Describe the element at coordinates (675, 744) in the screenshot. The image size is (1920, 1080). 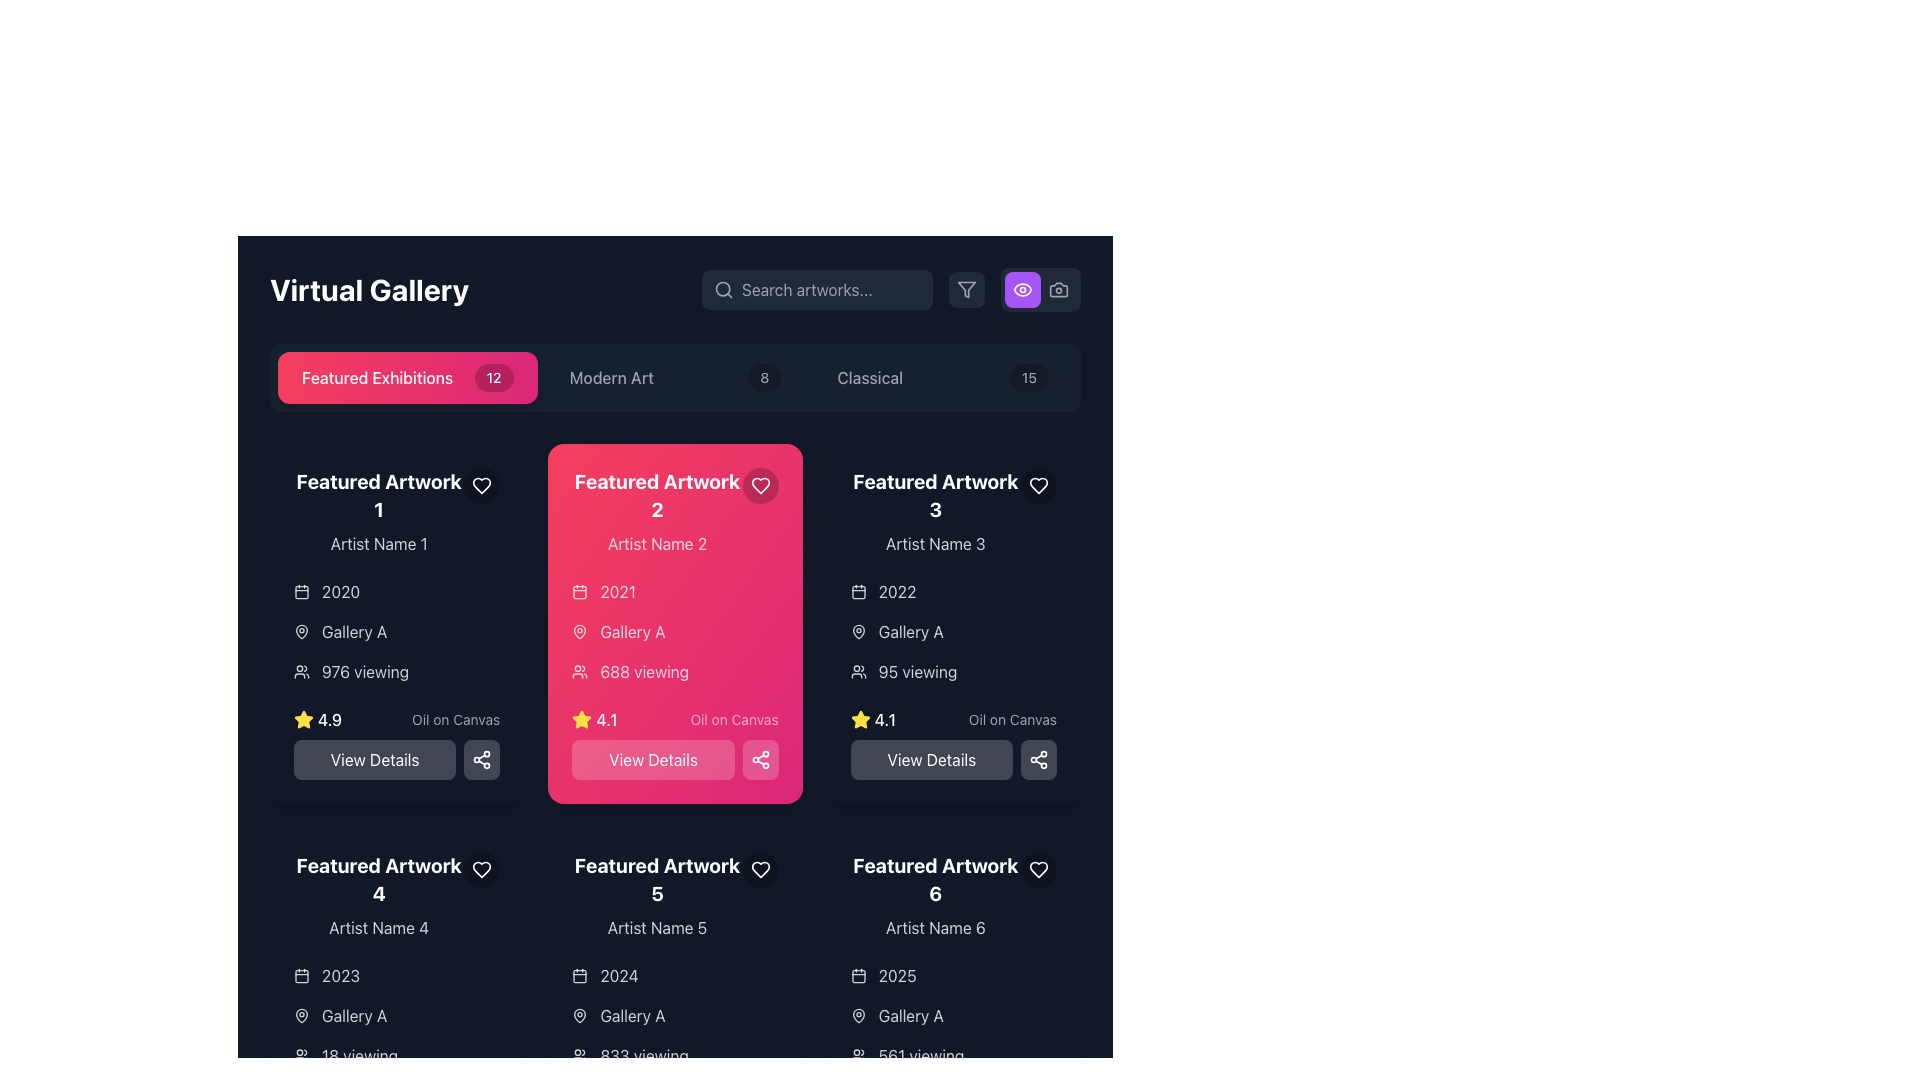
I see `the button located at the bottom section of the card titled 'Featured Artwork 2'` at that location.